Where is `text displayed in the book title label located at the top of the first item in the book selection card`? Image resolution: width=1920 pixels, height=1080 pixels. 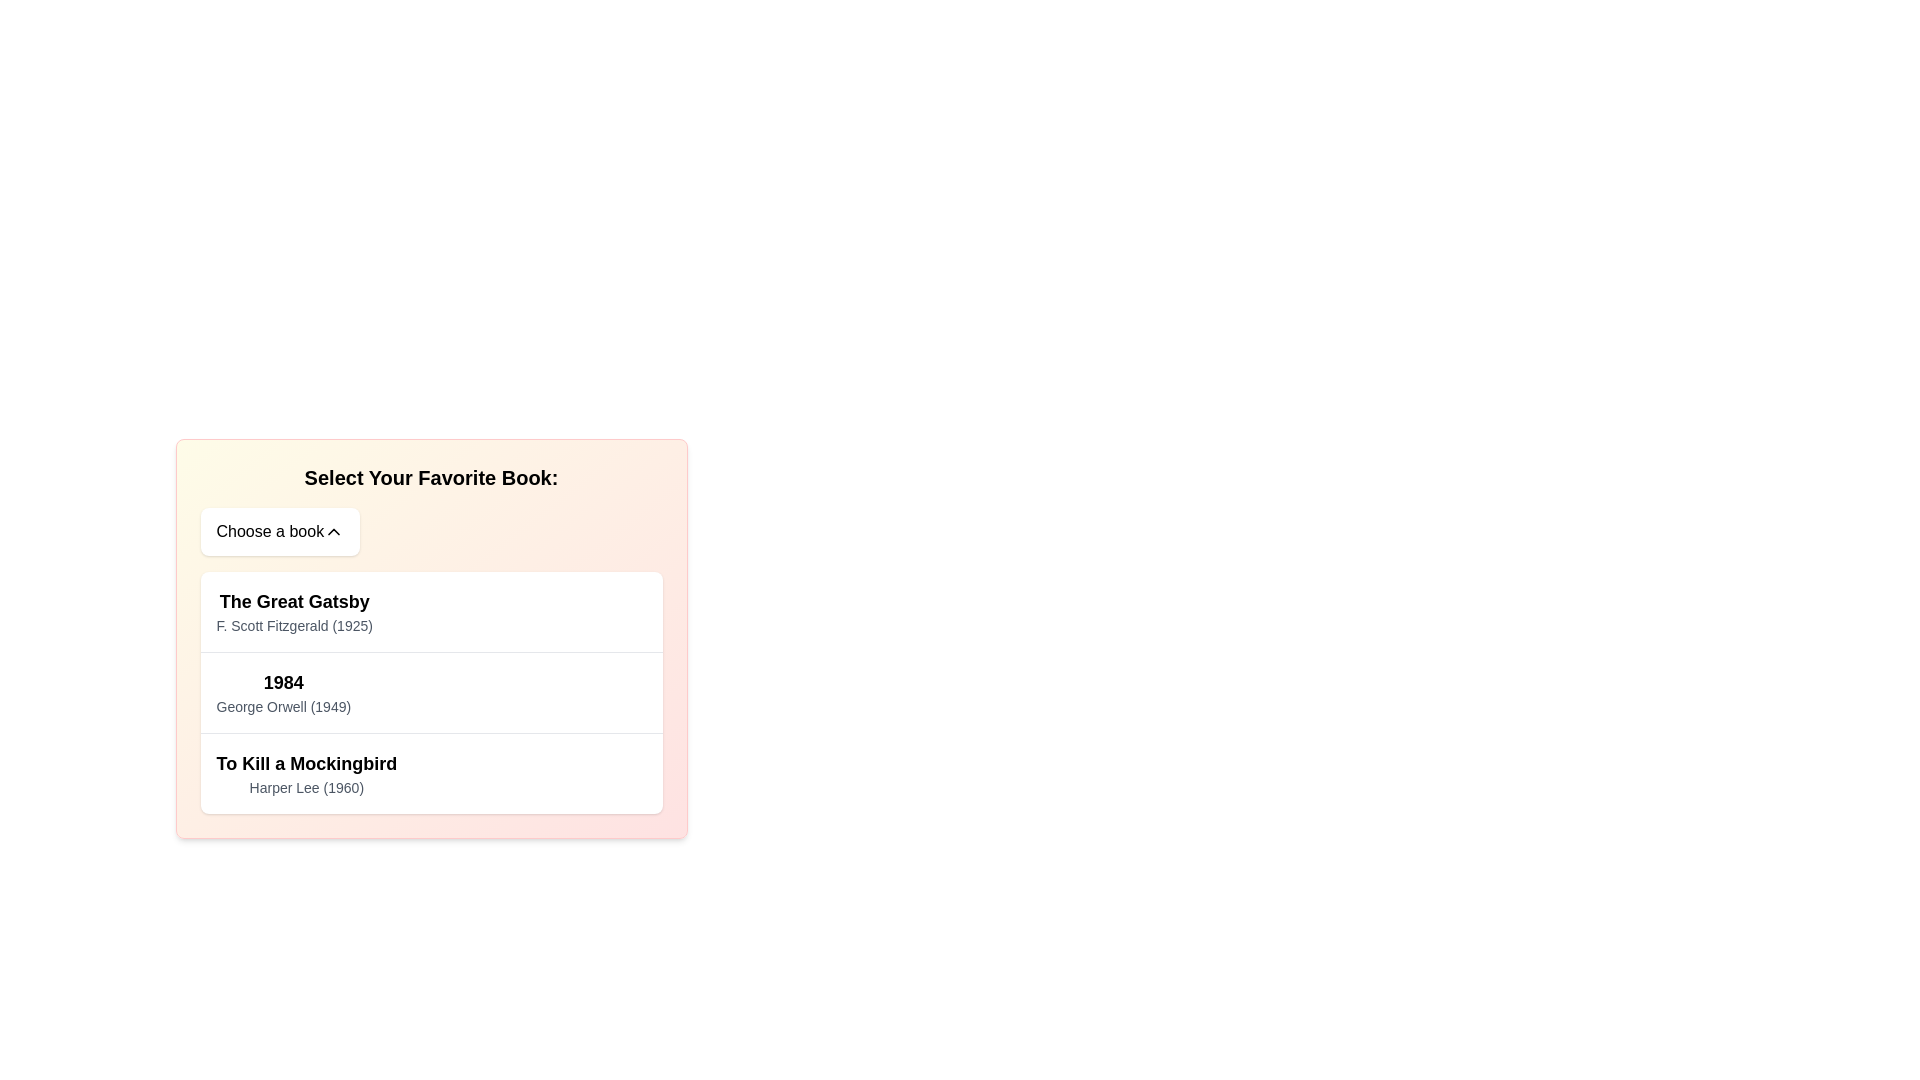 text displayed in the book title label located at the top of the first item in the book selection card is located at coordinates (293, 600).